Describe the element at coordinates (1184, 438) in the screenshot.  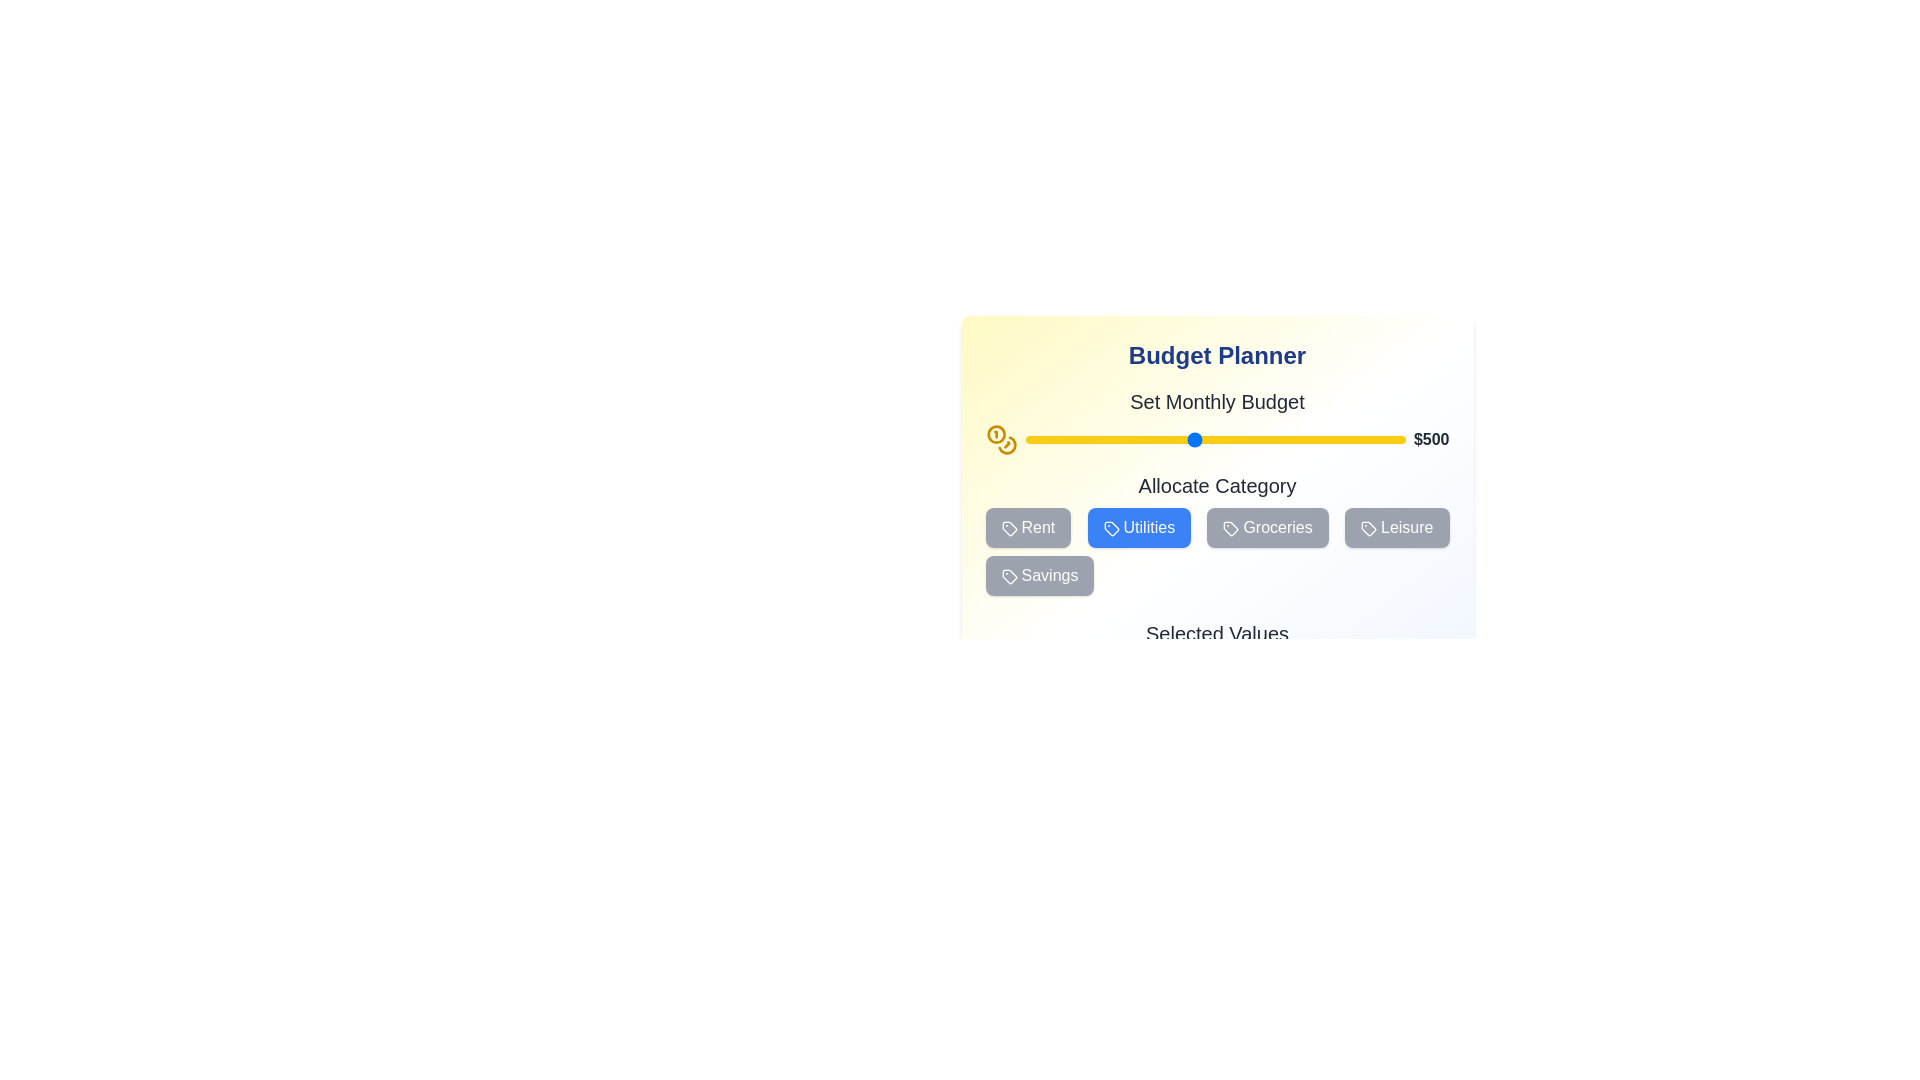
I see `the budget slider` at that location.